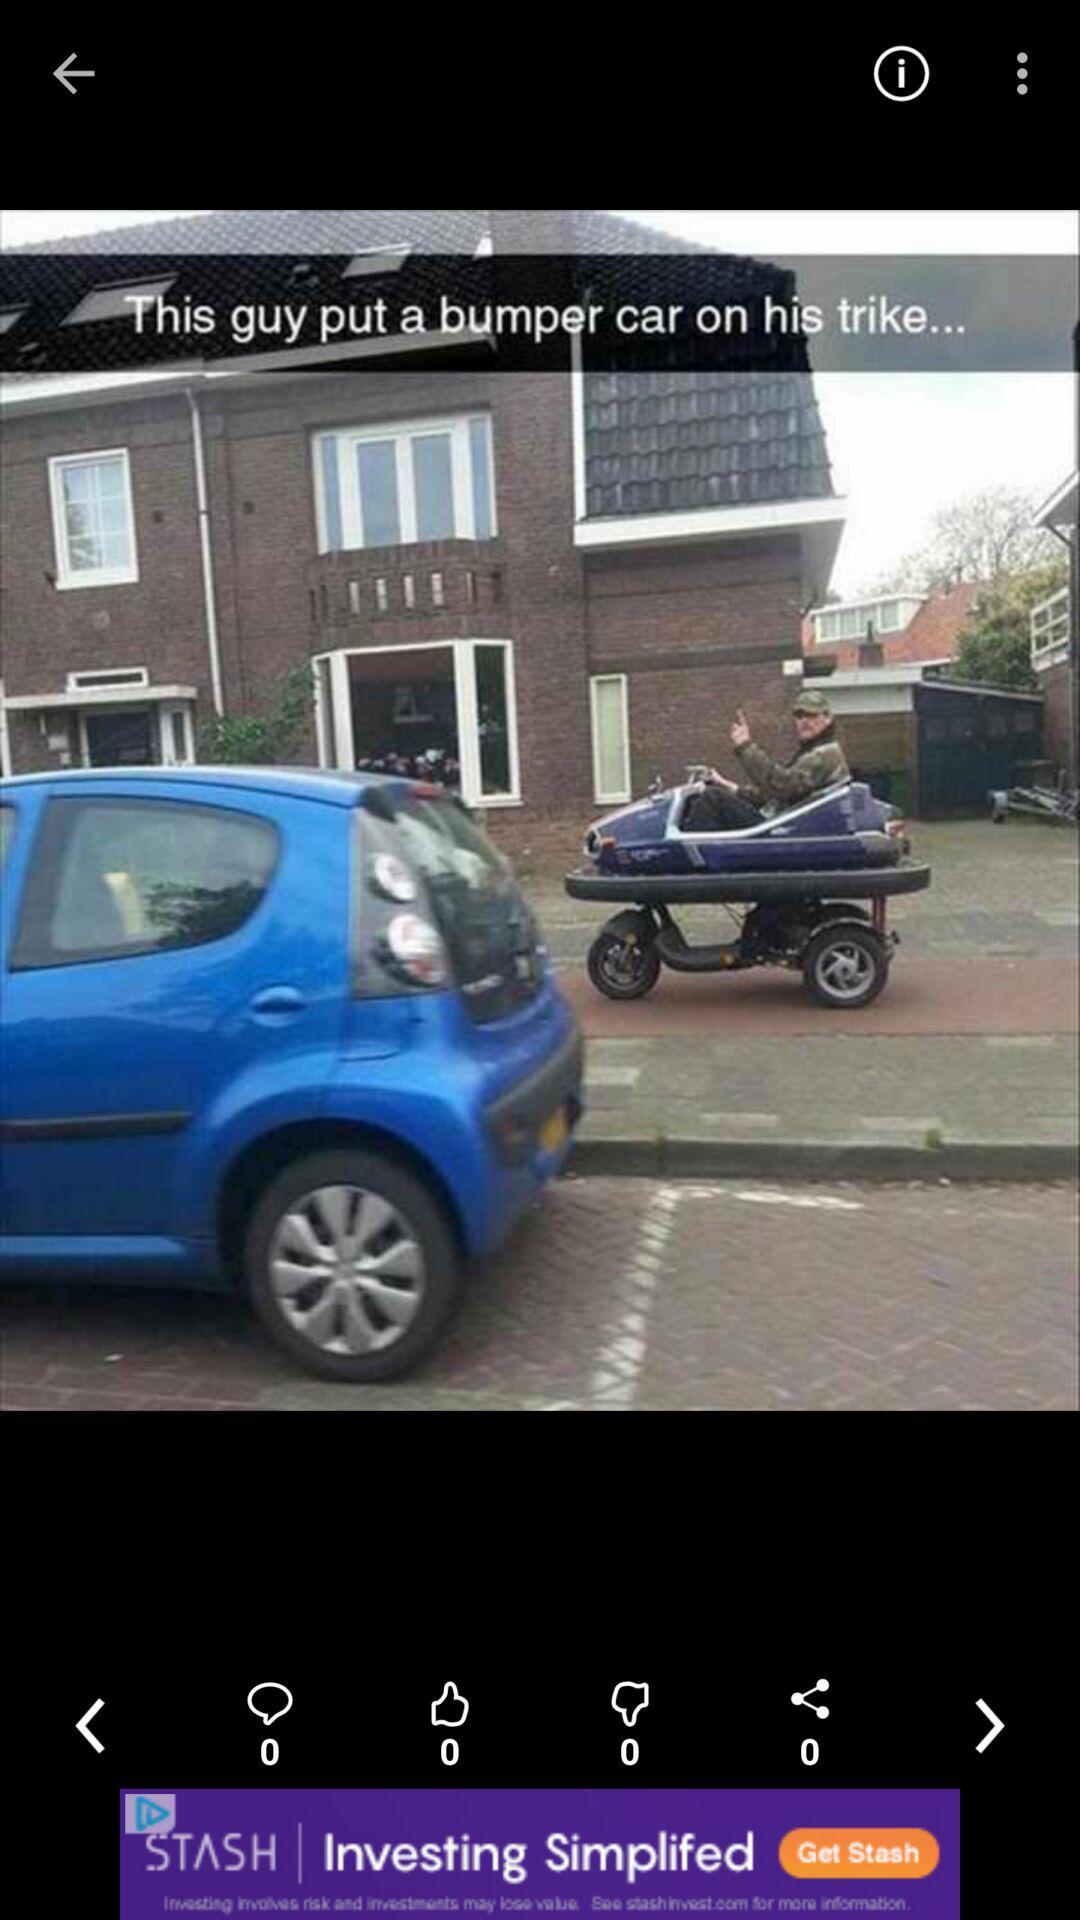 This screenshot has height=1920, width=1080. I want to click on the avatar icon, so click(628, 1703).